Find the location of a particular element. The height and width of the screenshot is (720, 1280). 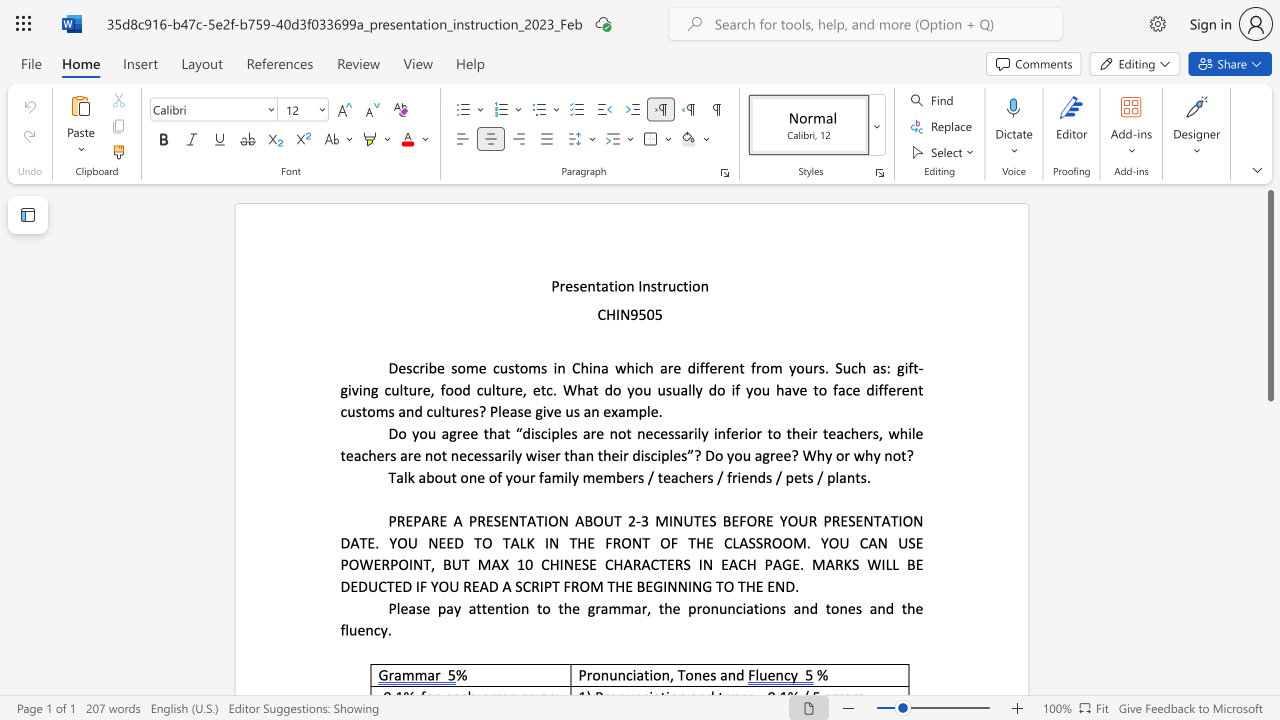

the 1th character "m" in the text is located at coordinates (471, 368).